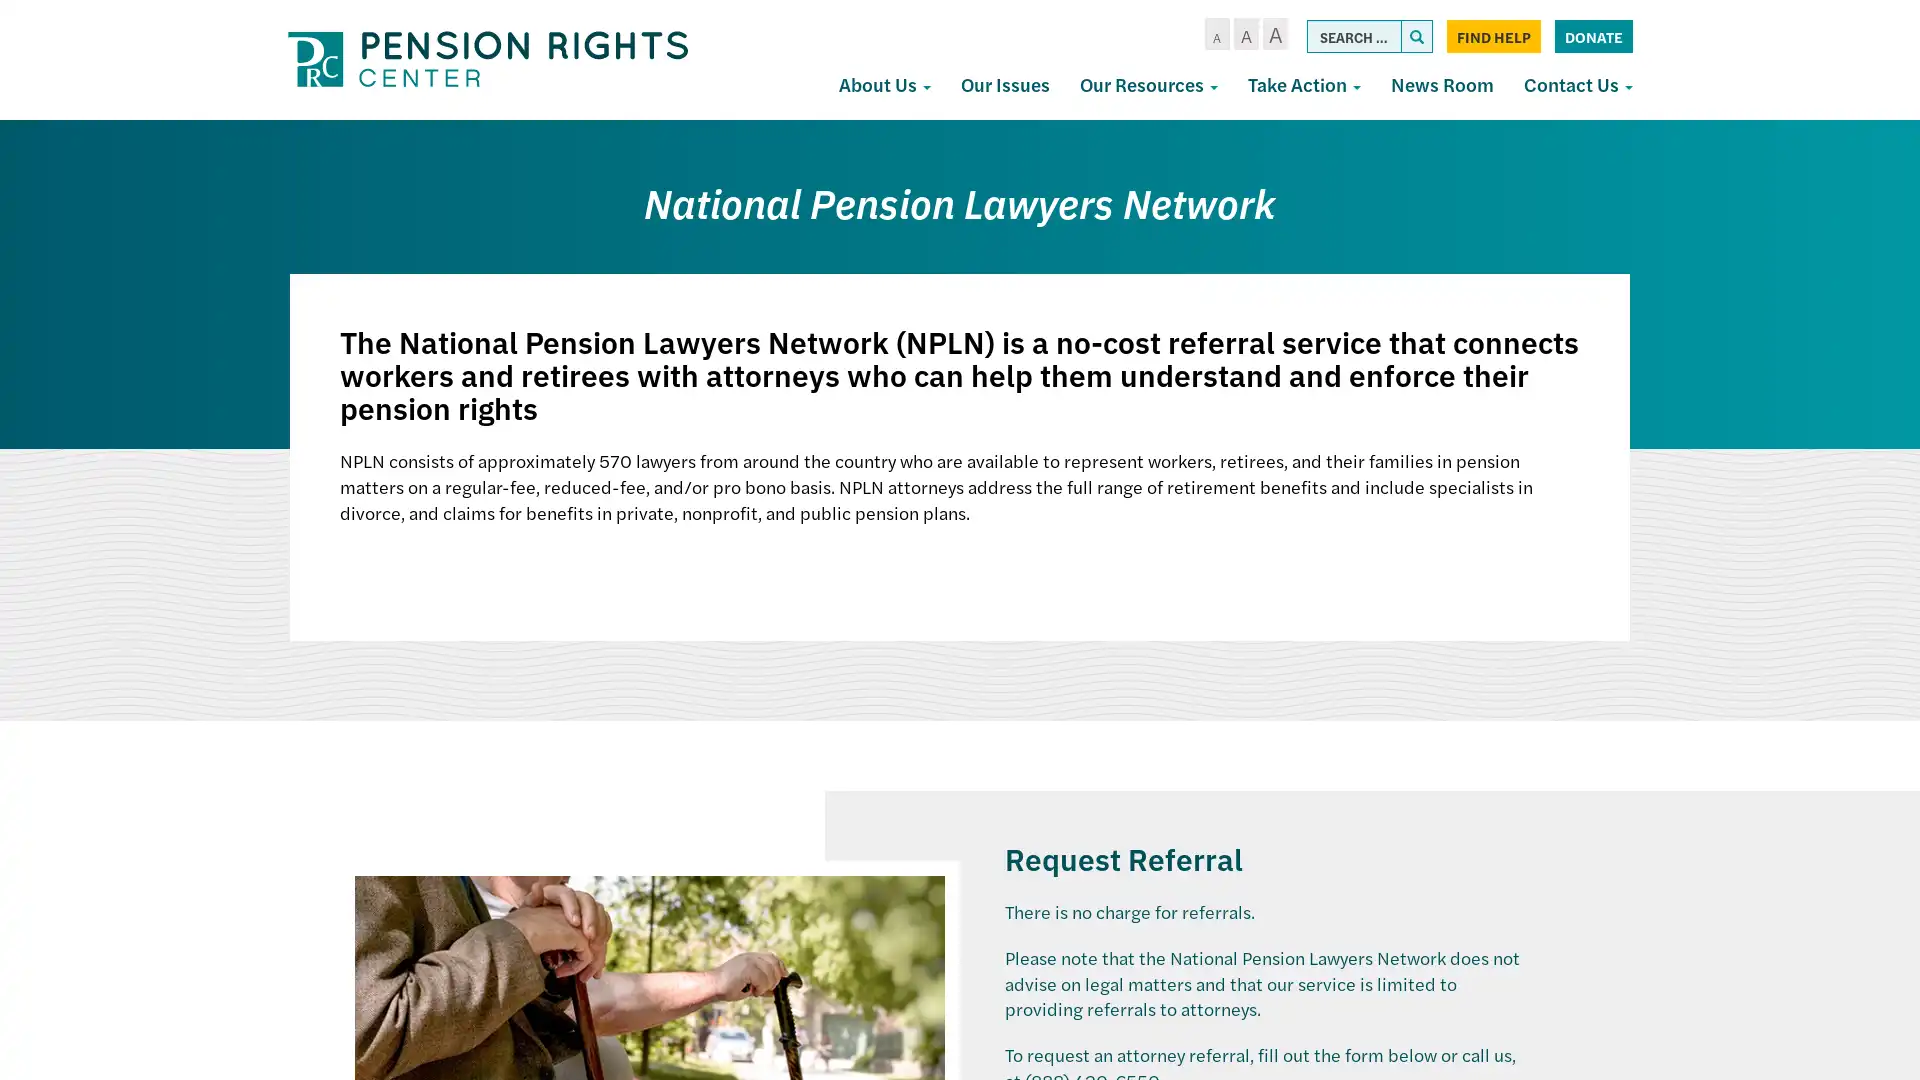 The width and height of the screenshot is (1920, 1080). What do you see at coordinates (1215, 34) in the screenshot?
I see `A` at bounding box center [1215, 34].